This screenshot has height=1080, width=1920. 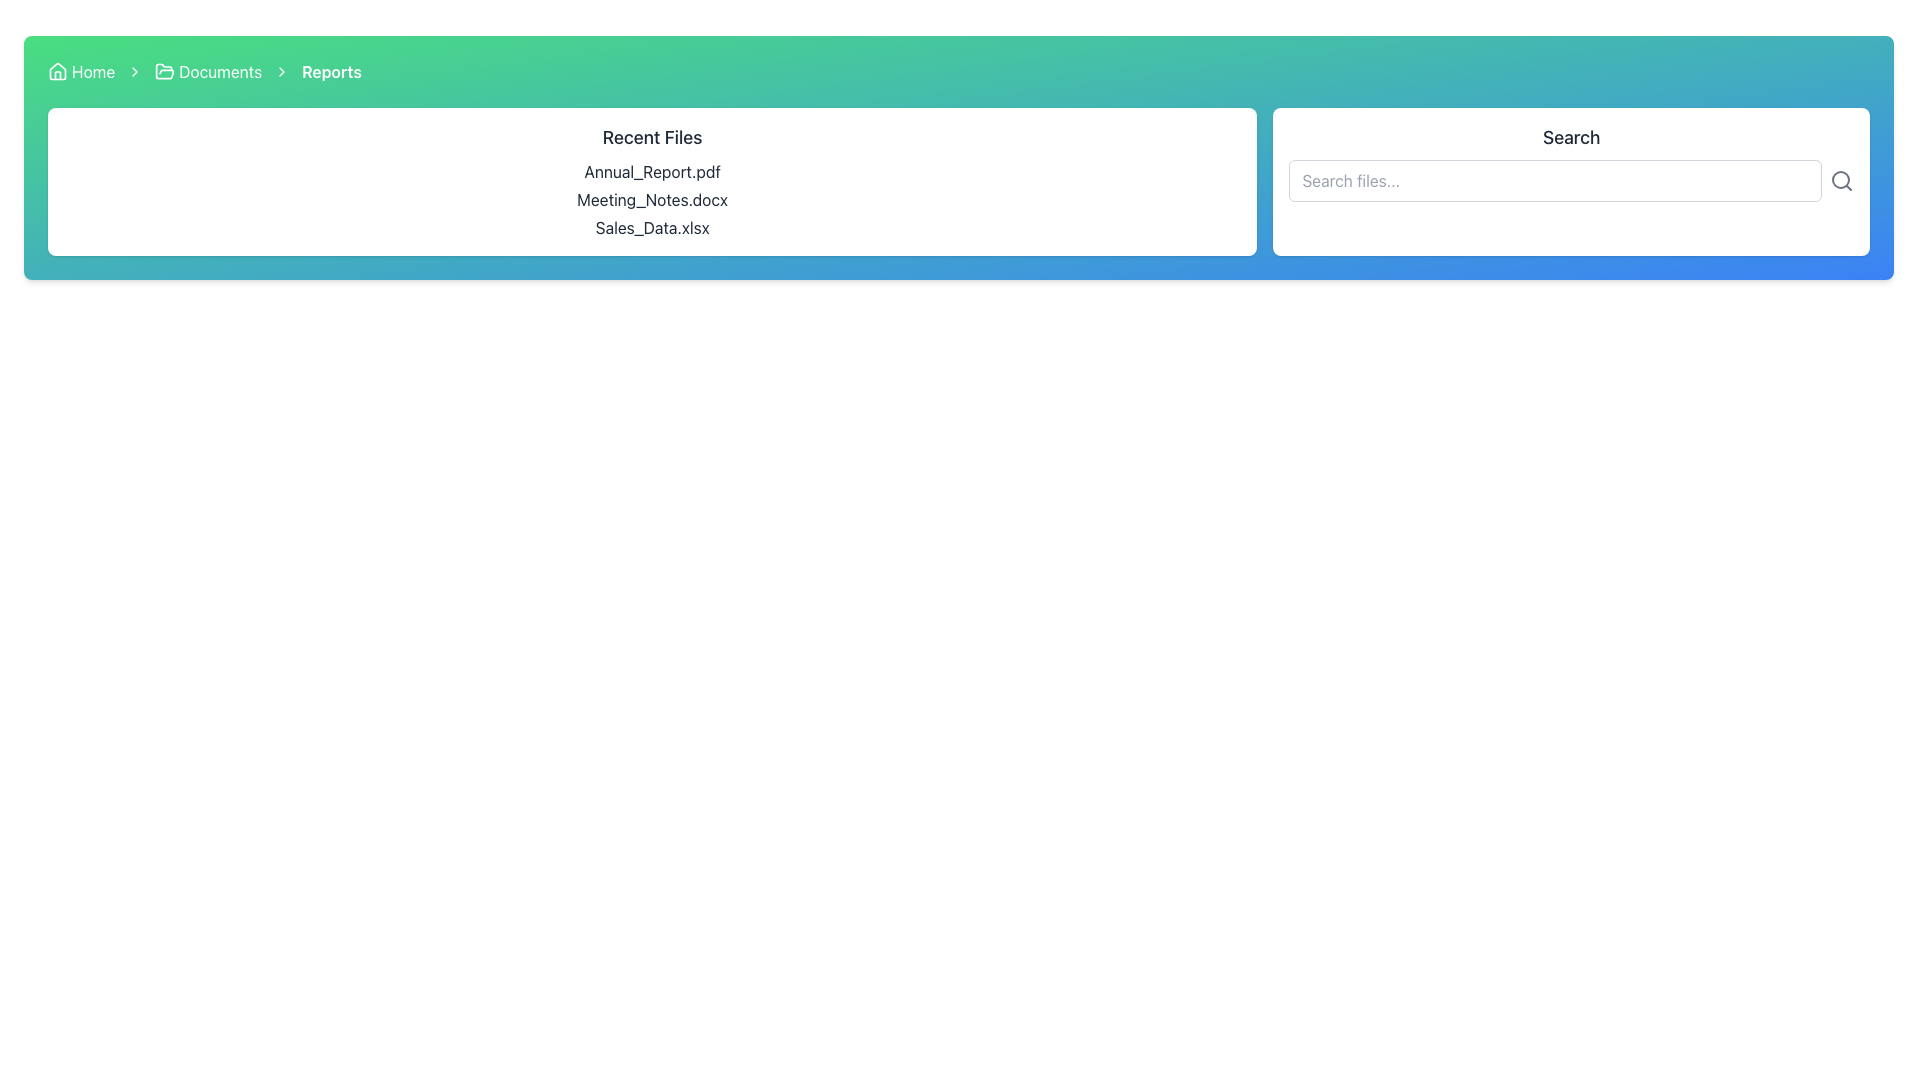 I want to click on the 'Home' SVG Icon located at the top-left section of the interface, which represents navigation to the homepage, so click(x=57, y=71).